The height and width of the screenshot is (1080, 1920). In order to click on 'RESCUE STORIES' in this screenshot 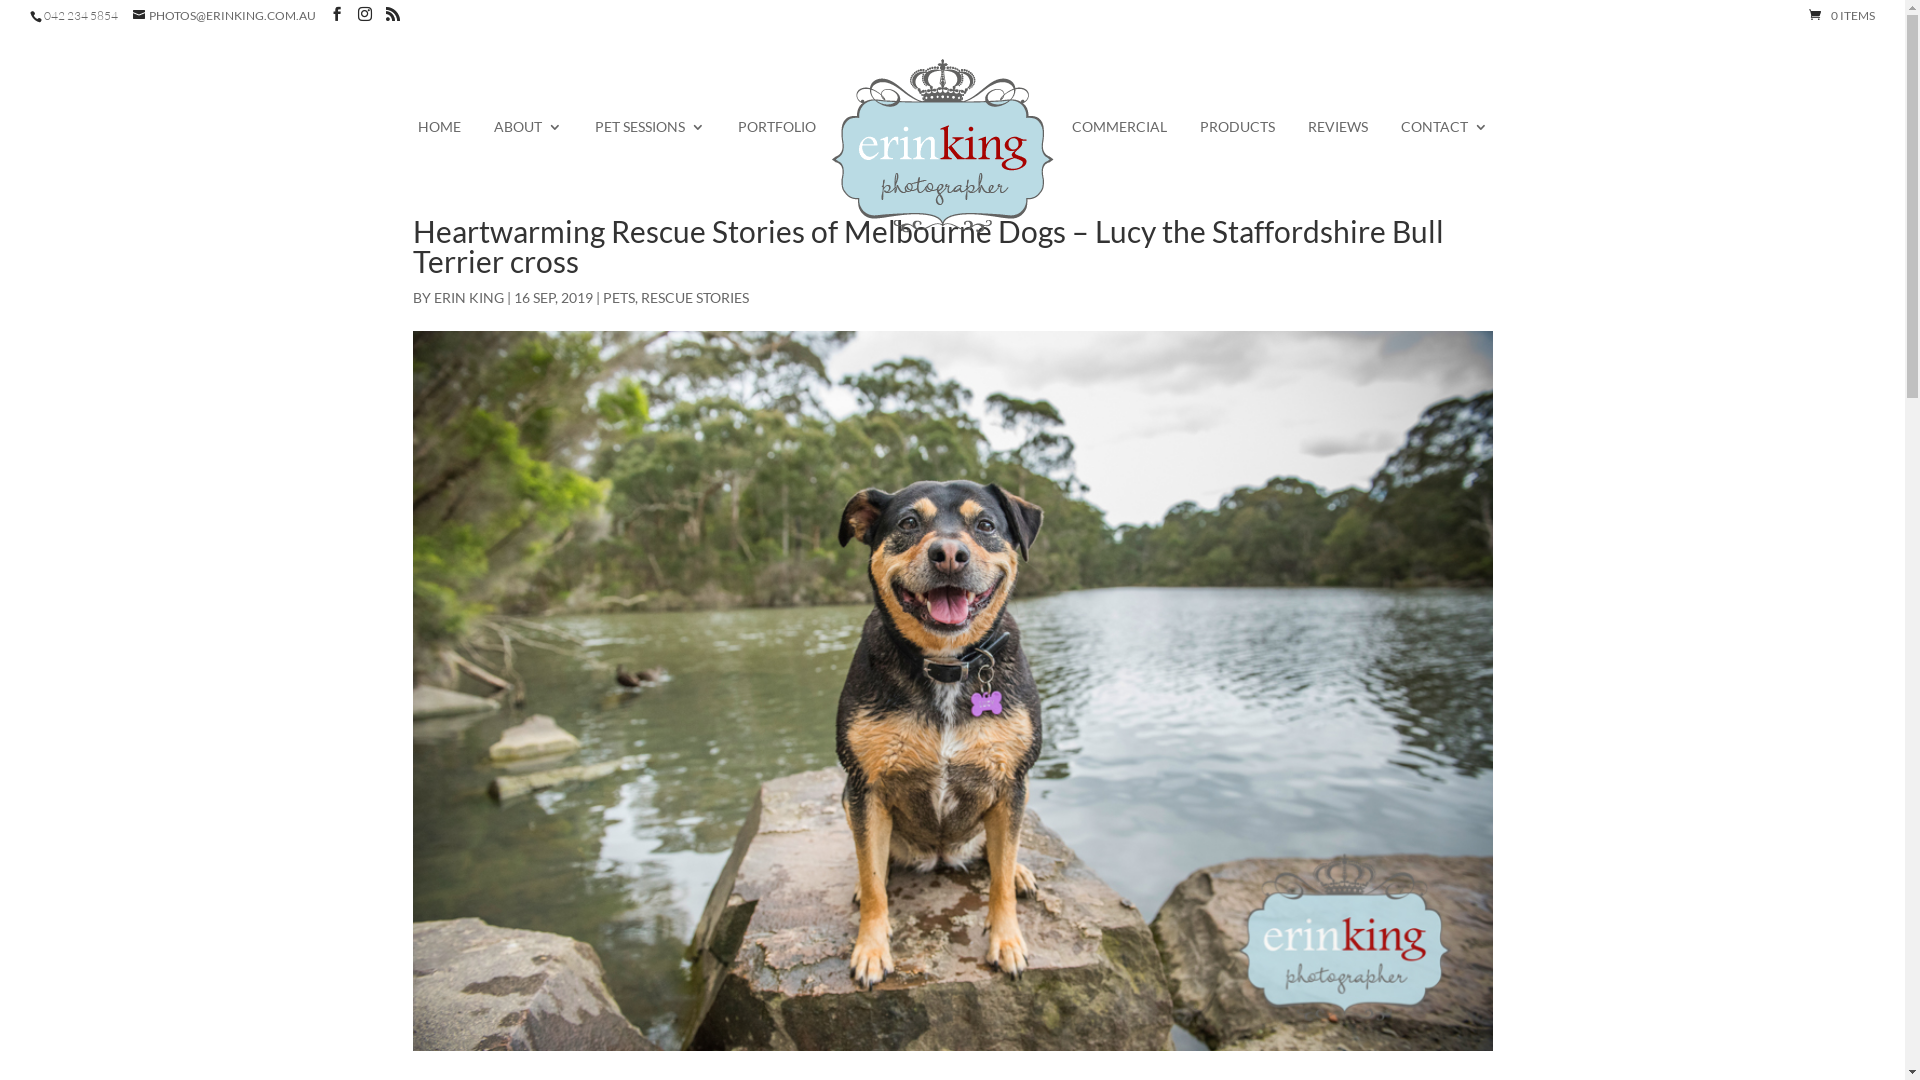, I will do `click(694, 297)`.